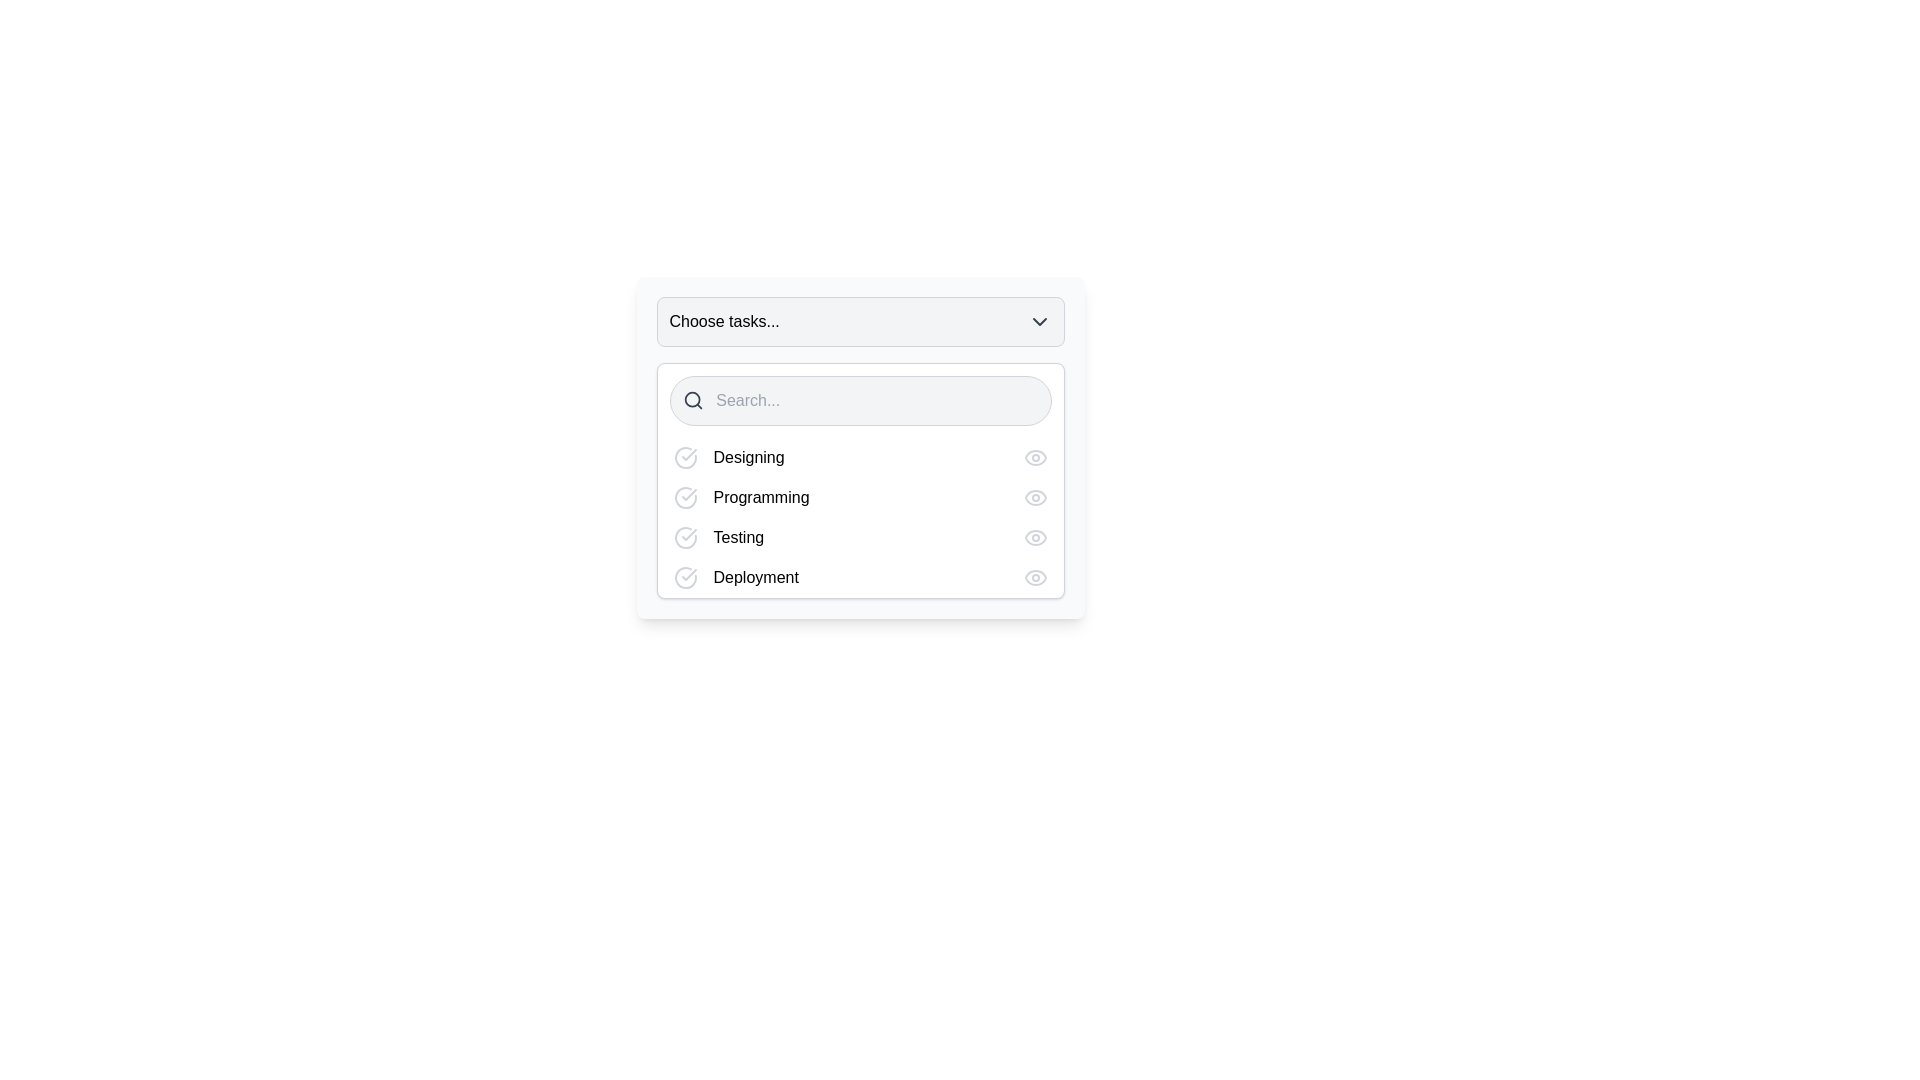 The height and width of the screenshot is (1080, 1920). Describe the element at coordinates (860, 458) in the screenshot. I see `the first list item row labeled 'Designing'` at that location.